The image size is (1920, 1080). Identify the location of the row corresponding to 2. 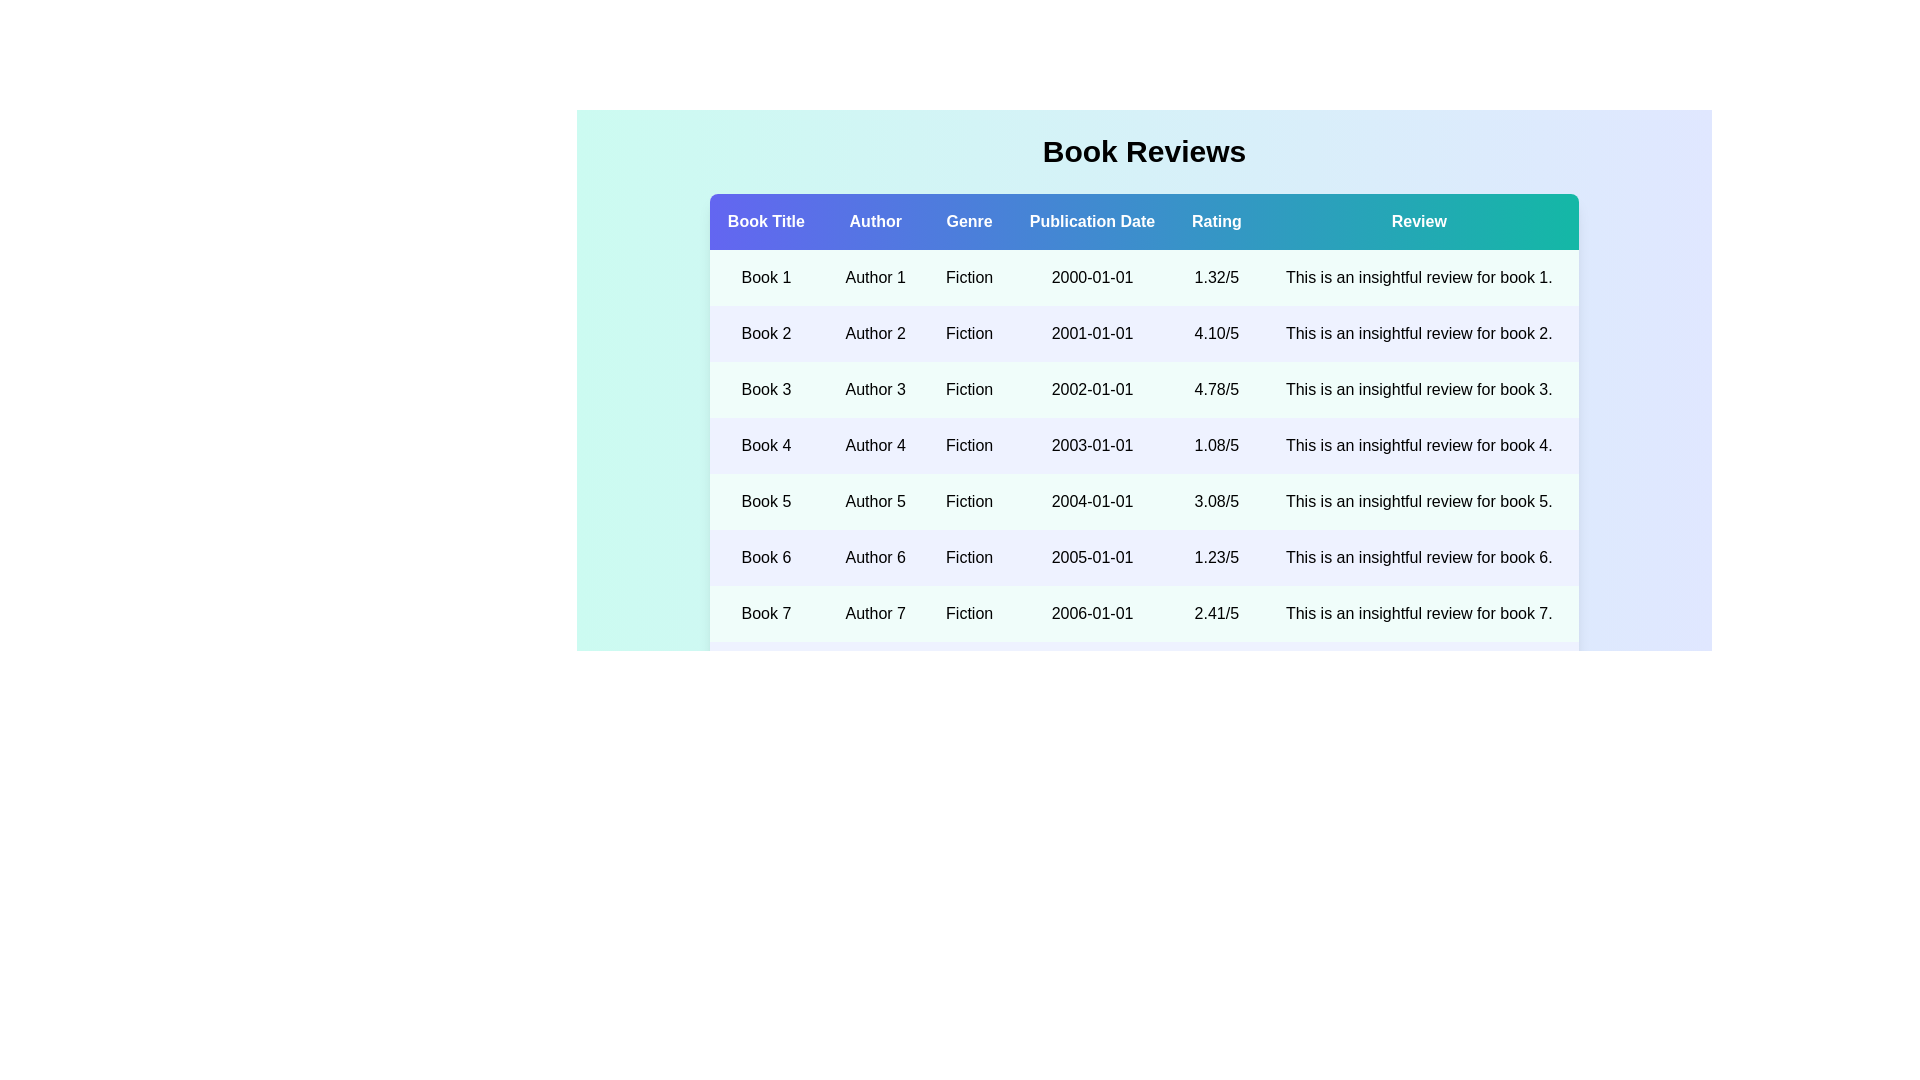
(1144, 333).